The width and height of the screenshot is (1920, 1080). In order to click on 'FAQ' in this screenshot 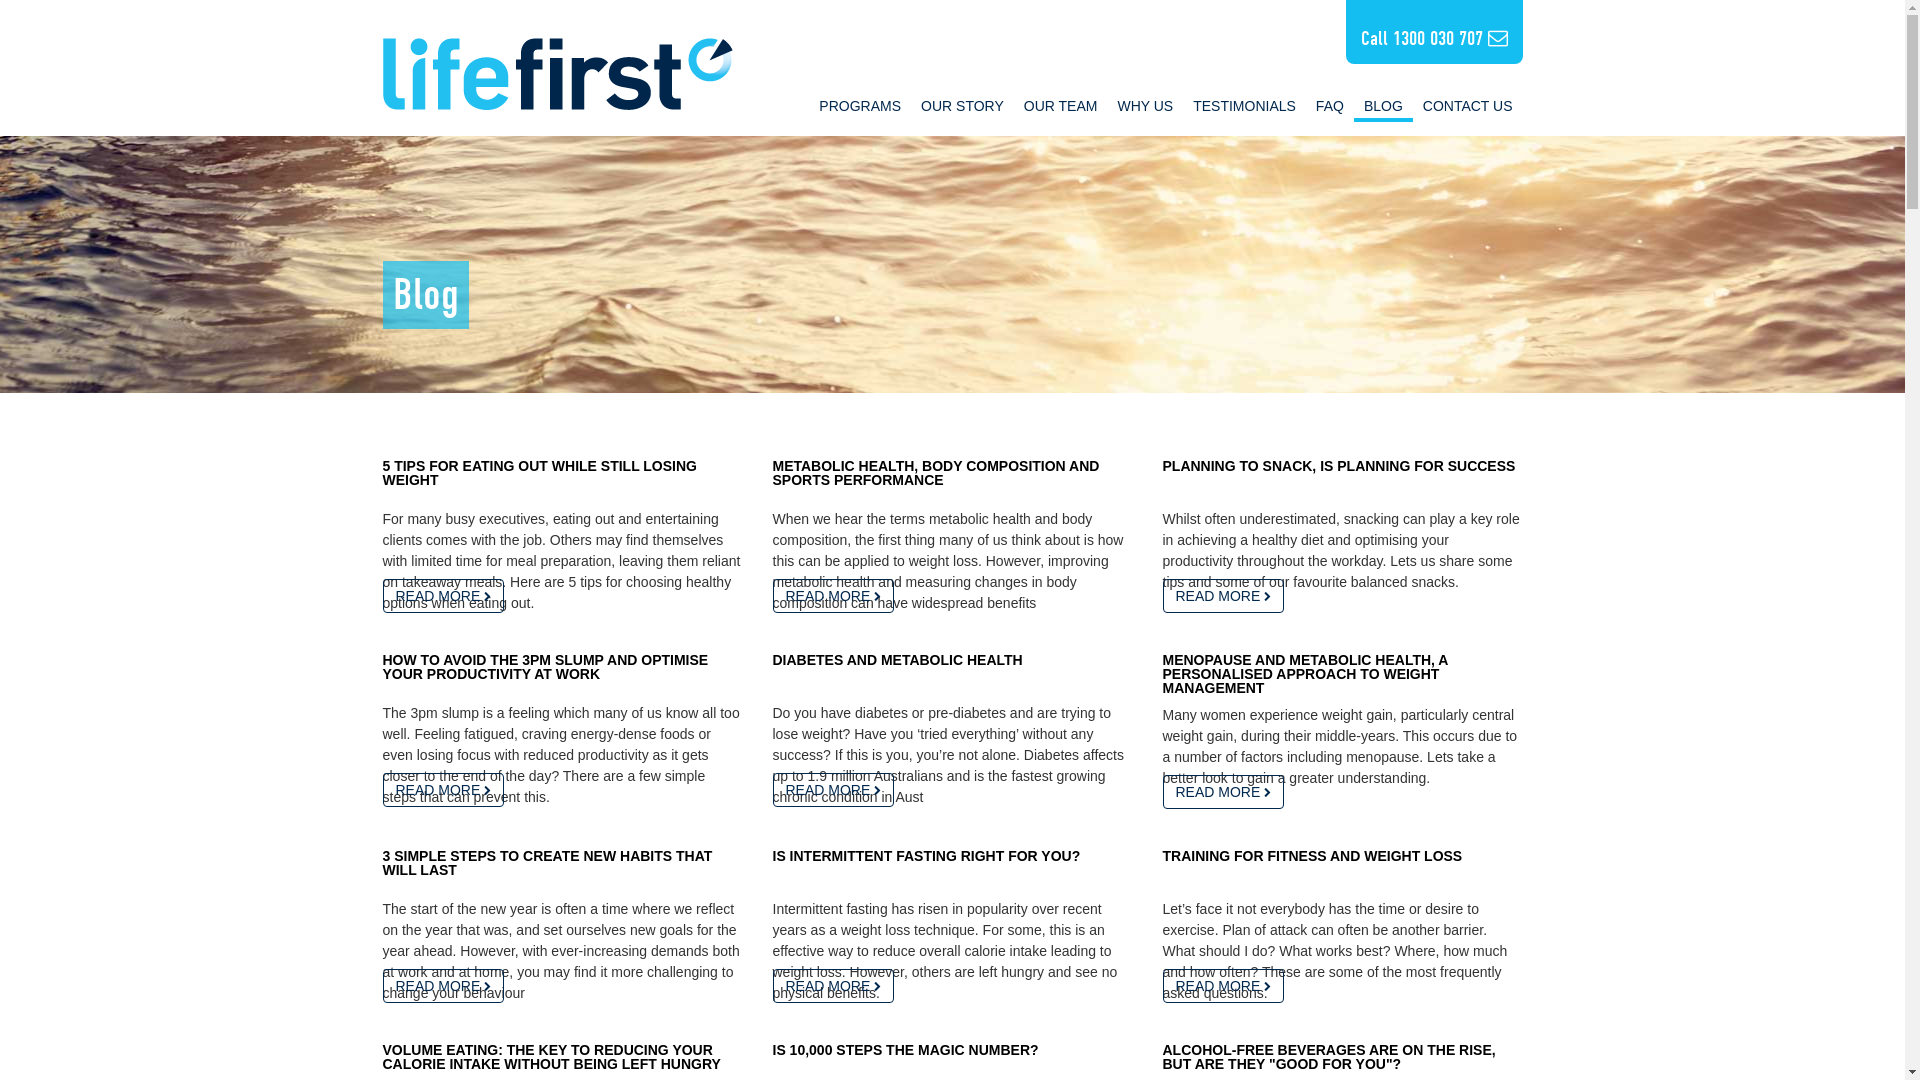, I will do `click(1329, 105)`.